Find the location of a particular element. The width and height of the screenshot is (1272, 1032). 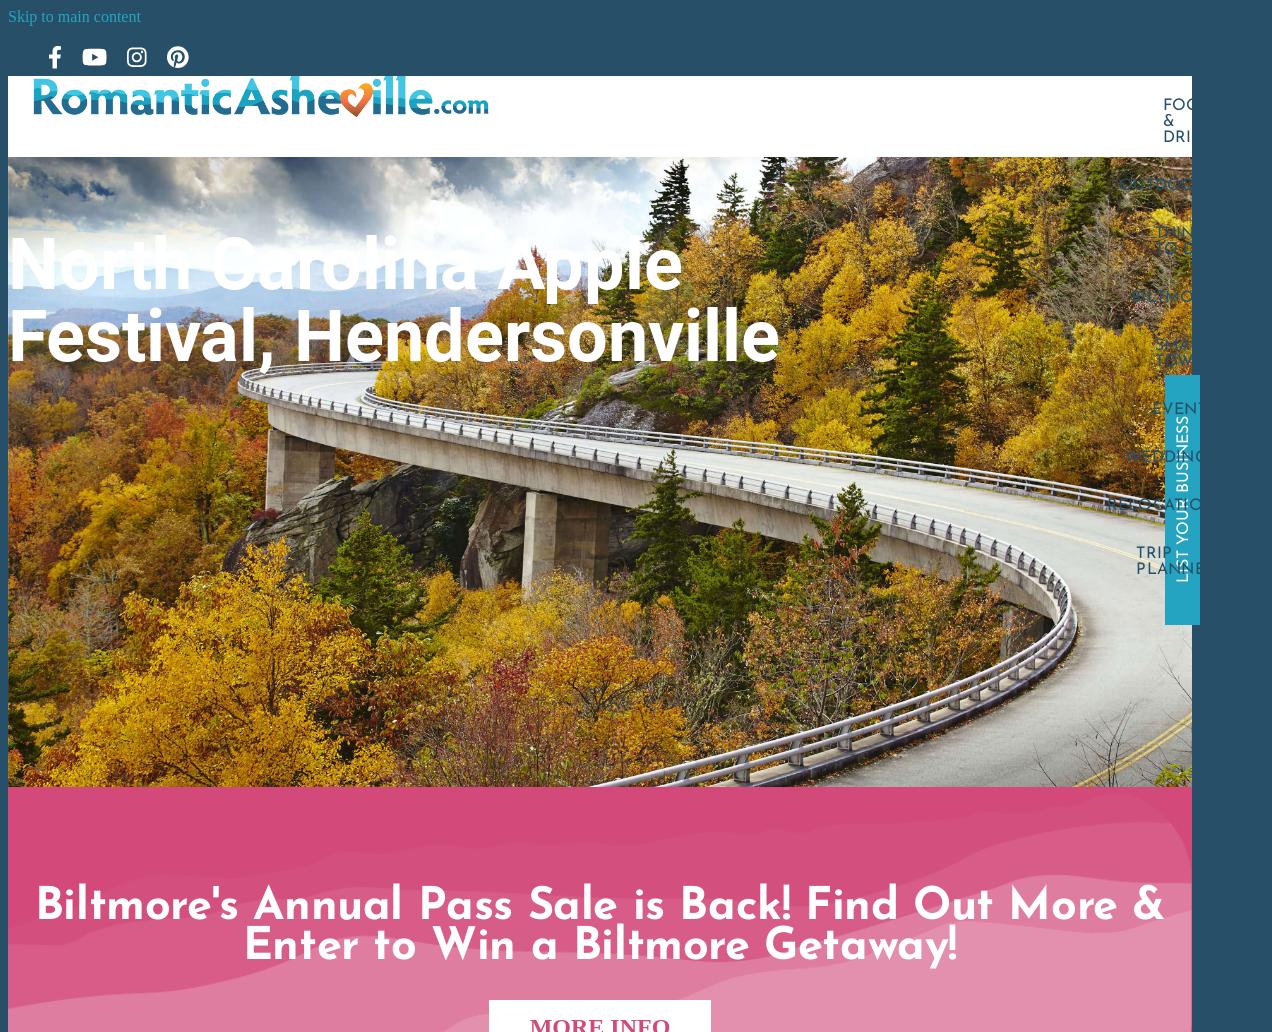

'List Your Business' is located at coordinates (1174, 498).